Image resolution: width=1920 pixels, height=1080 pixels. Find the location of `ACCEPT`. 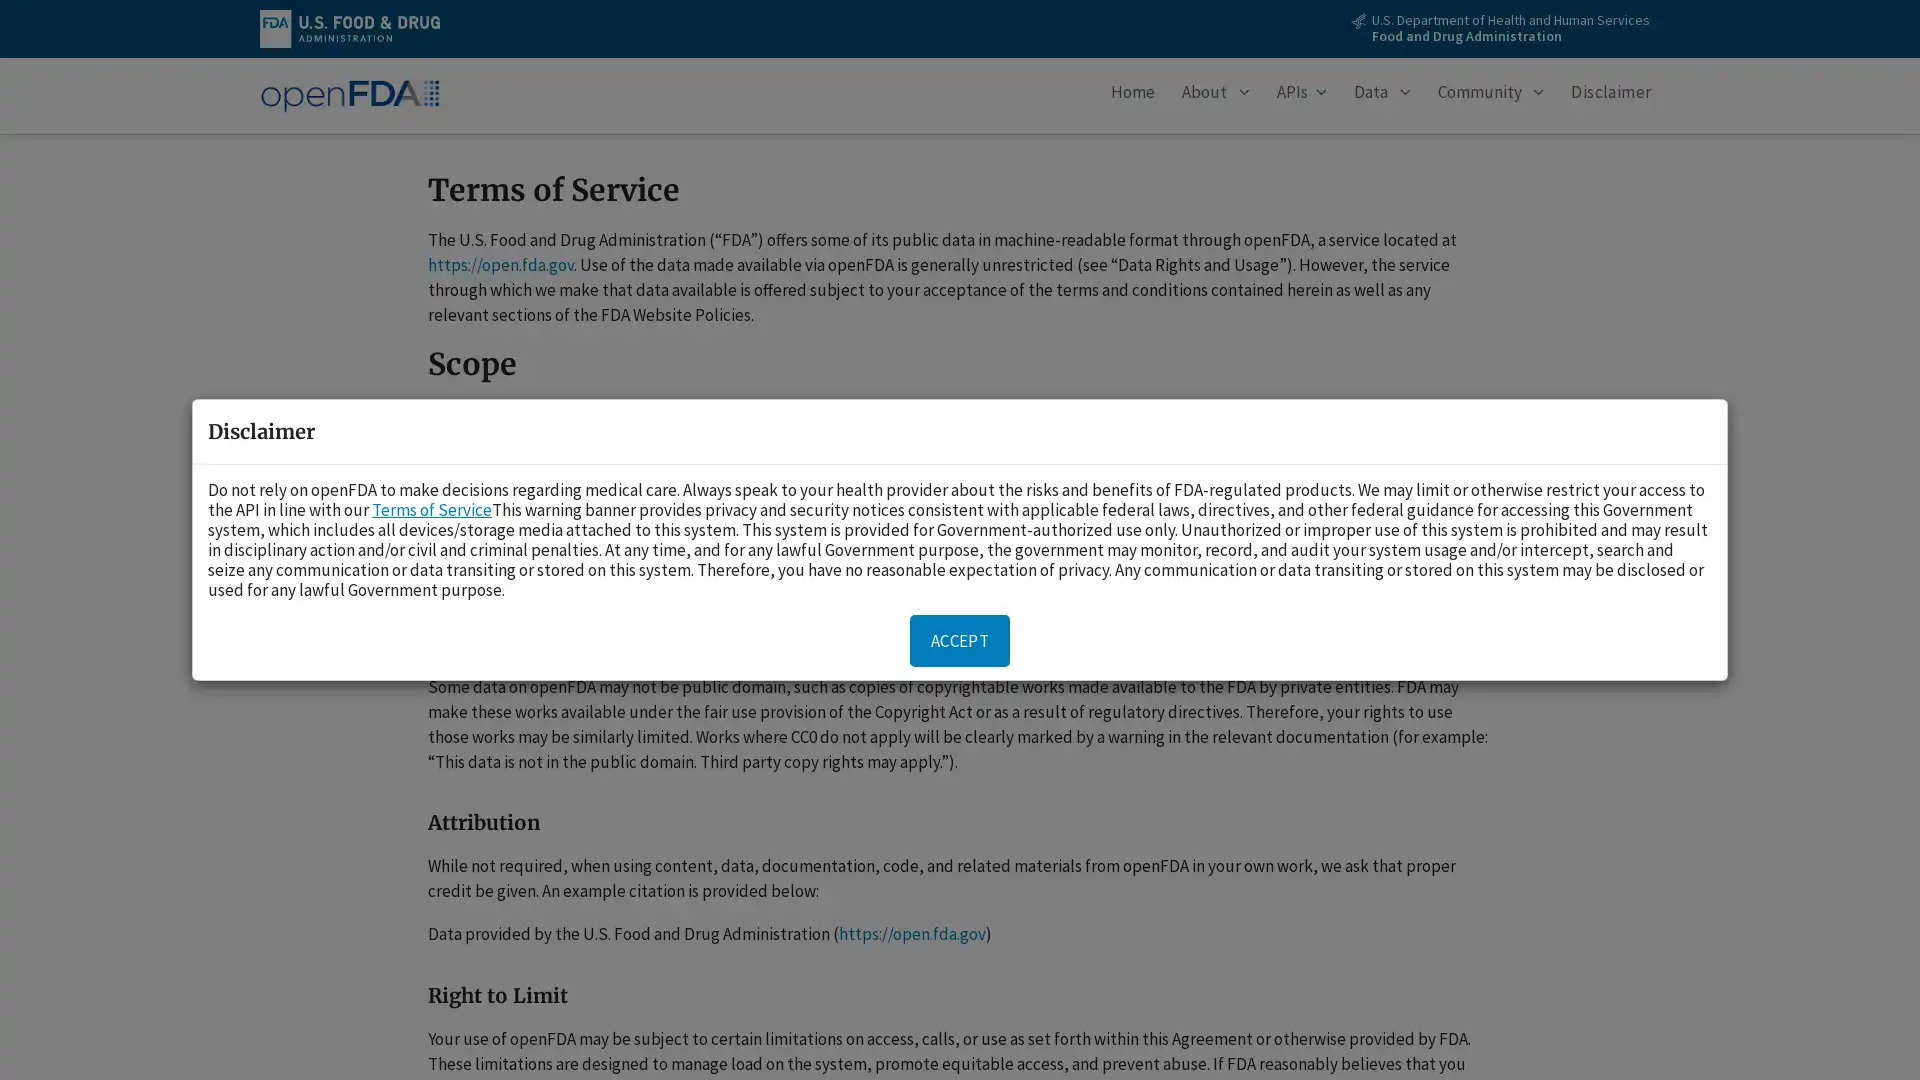

ACCEPT is located at coordinates (960, 640).